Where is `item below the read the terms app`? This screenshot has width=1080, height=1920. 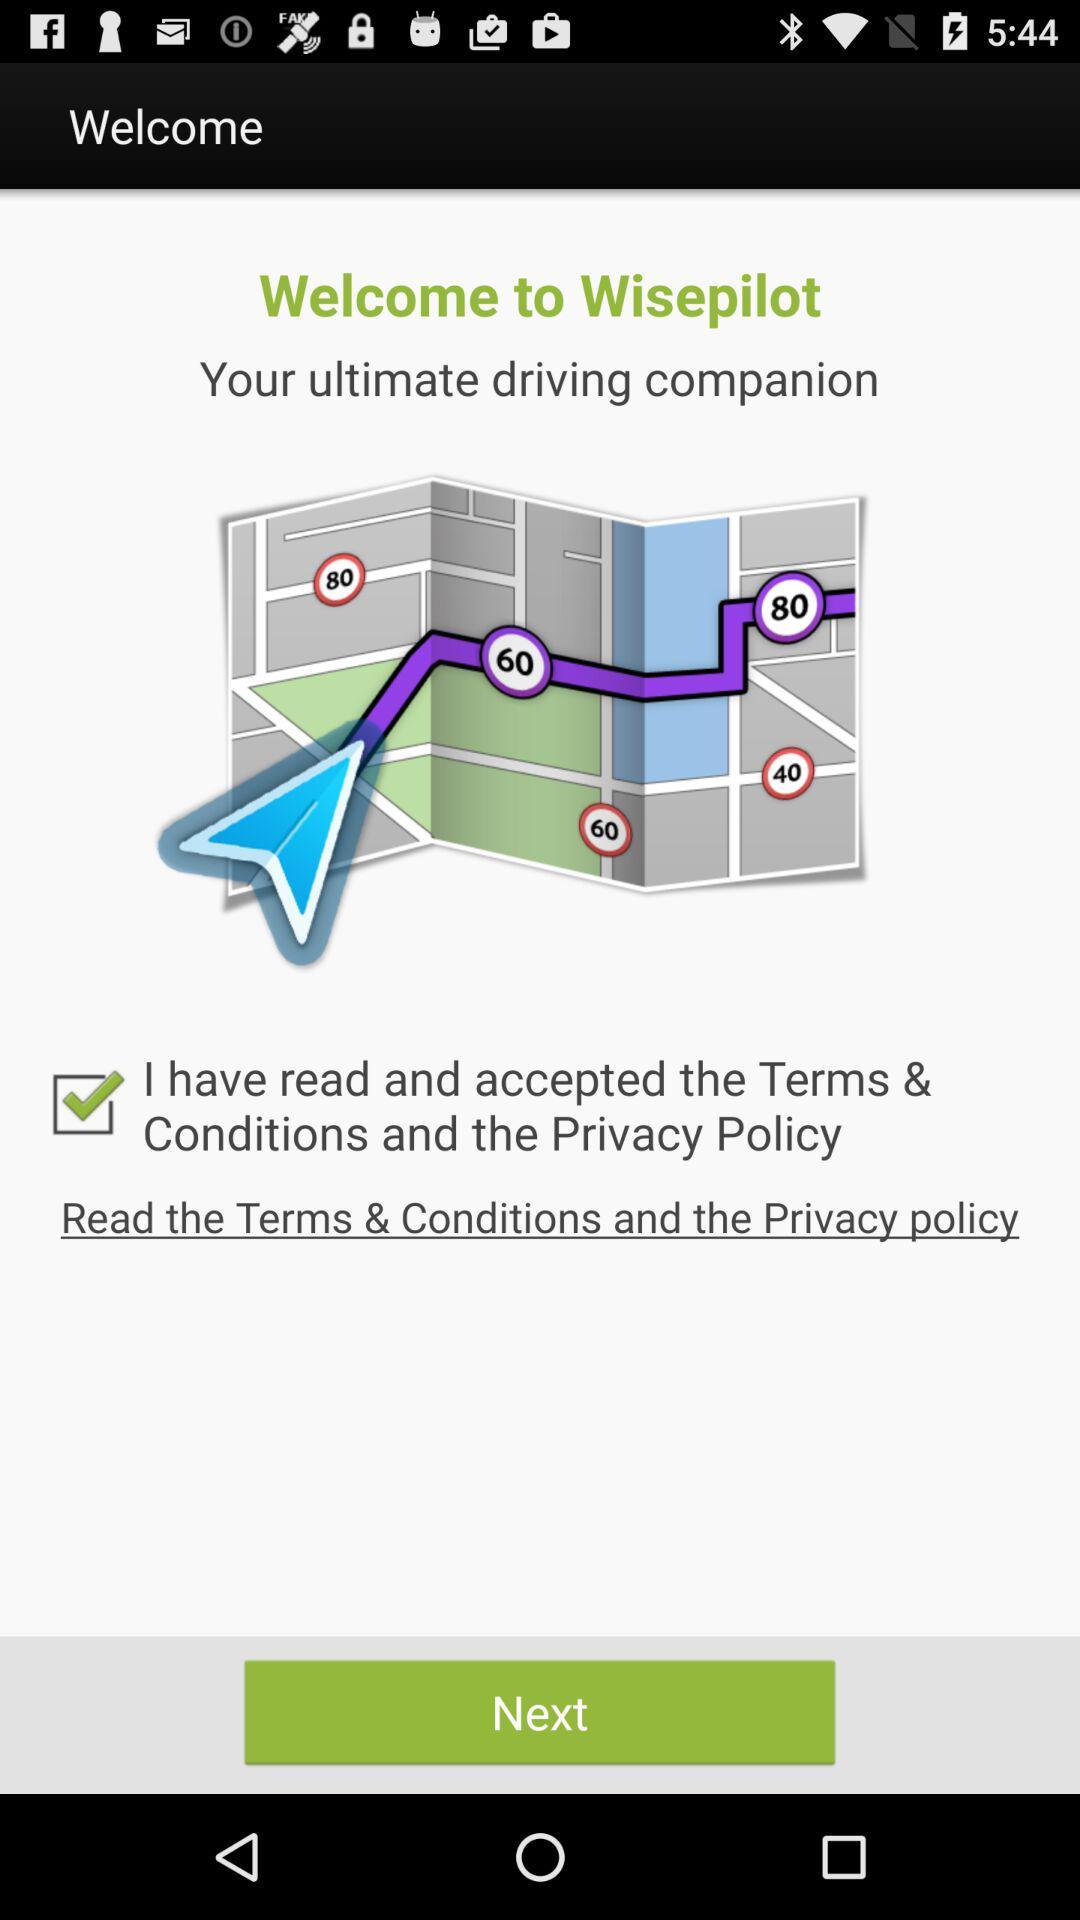
item below the read the terms app is located at coordinates (540, 1711).